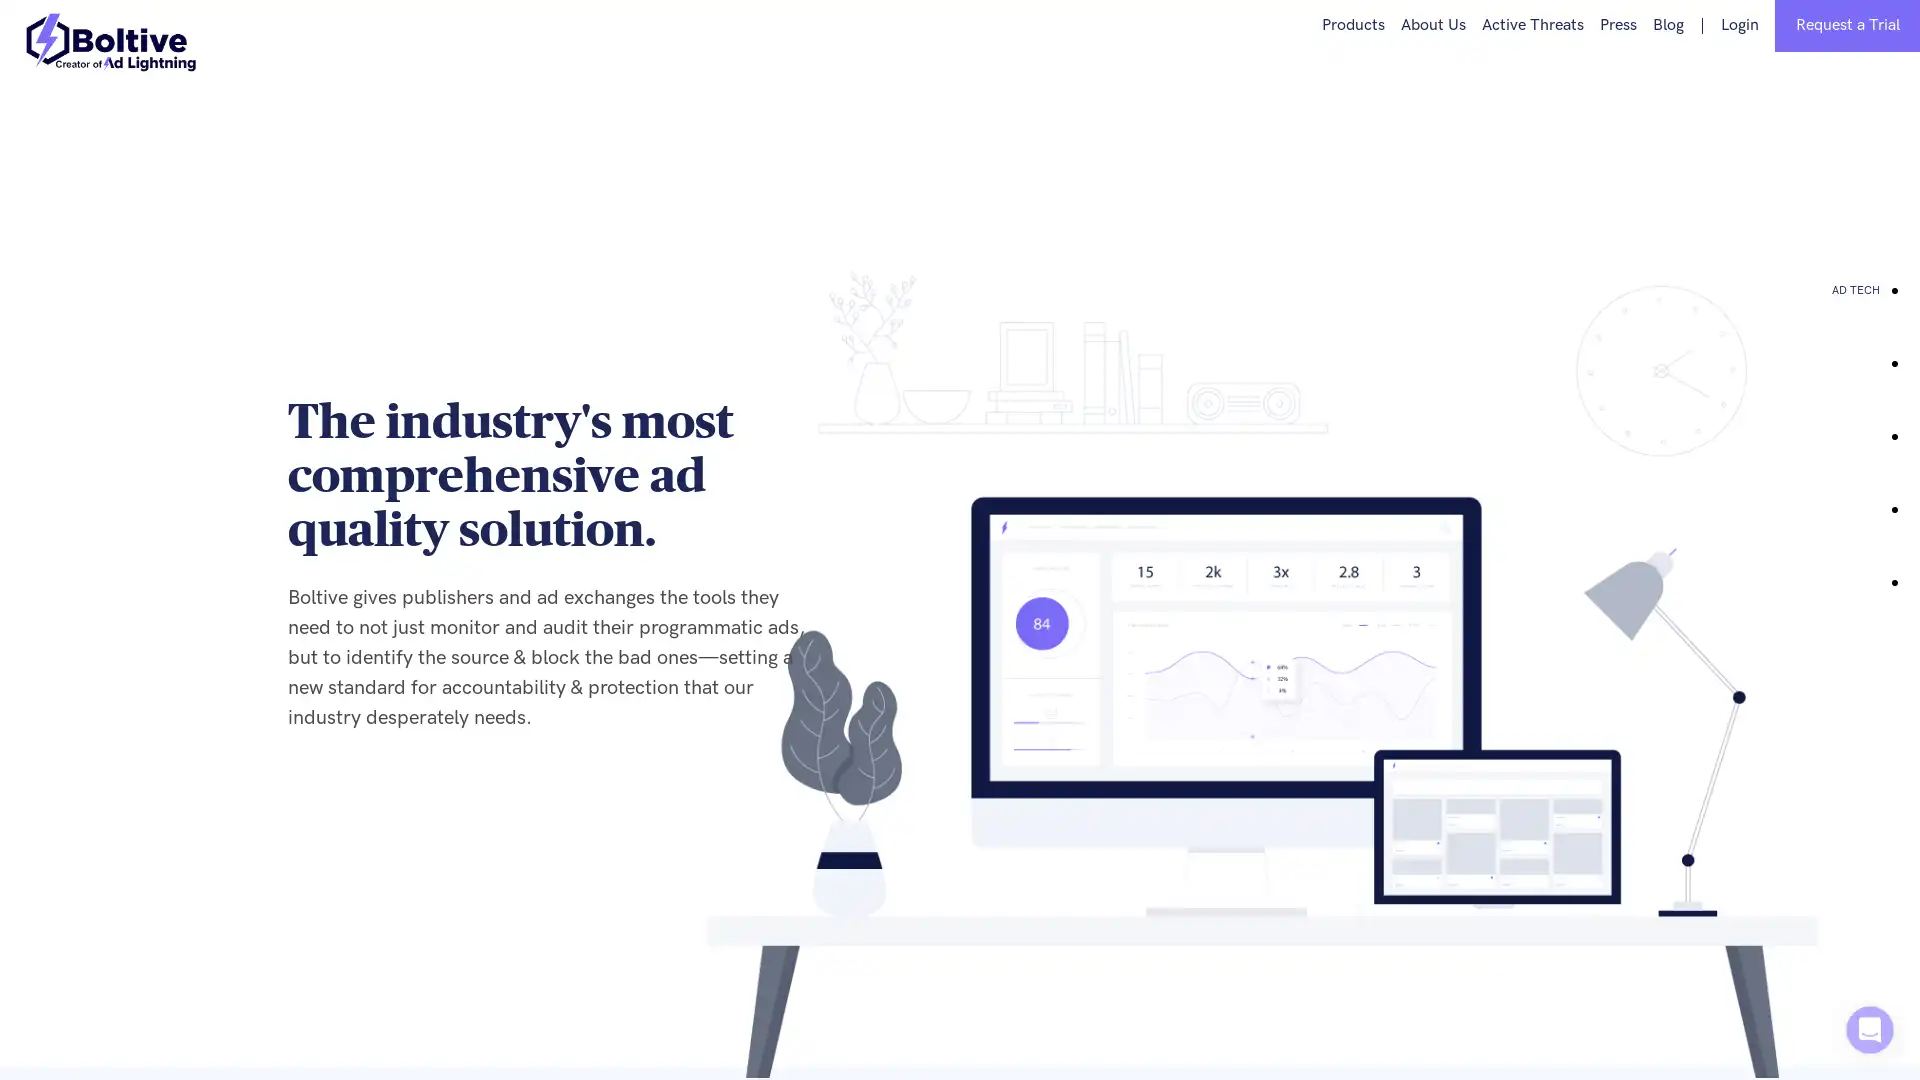  I want to click on Open Intercom Messenger, so click(1869, 1029).